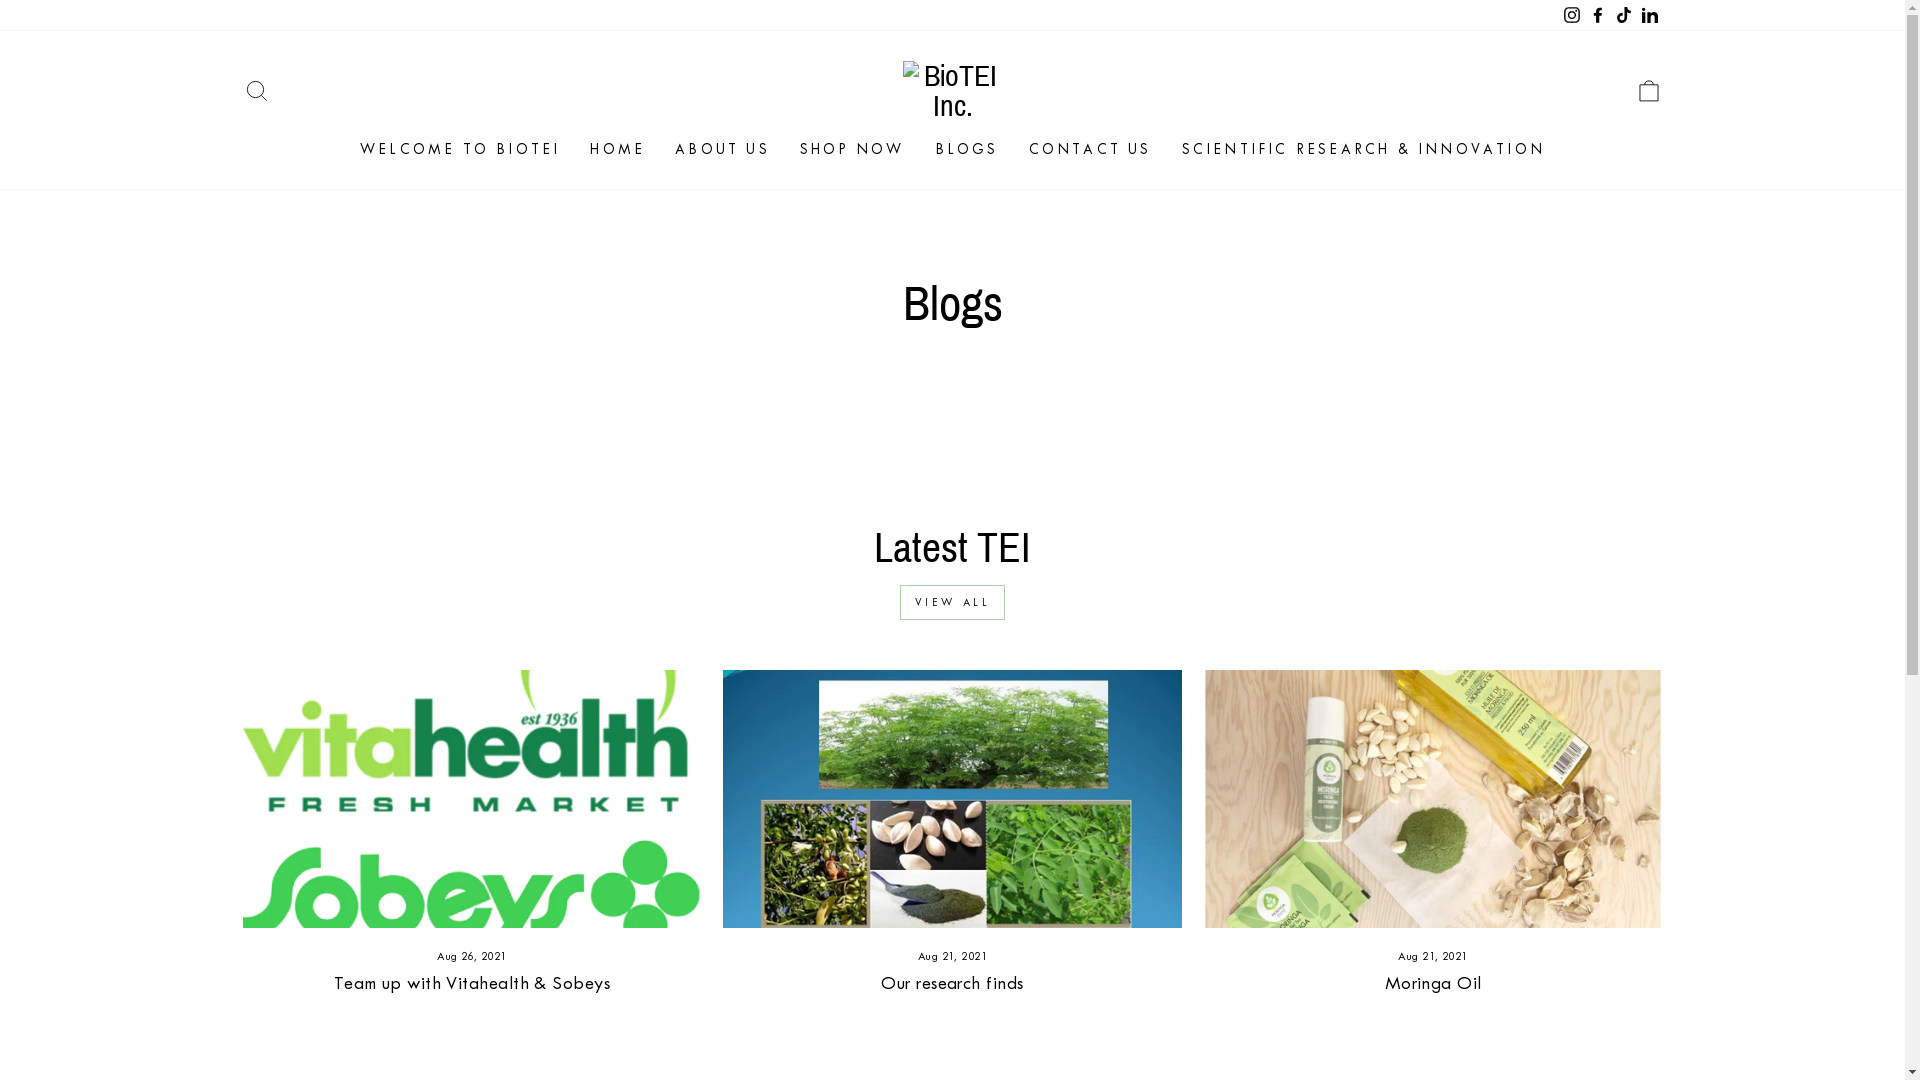  What do you see at coordinates (1432, 982) in the screenshot?
I see `'Moringa Oil'` at bounding box center [1432, 982].